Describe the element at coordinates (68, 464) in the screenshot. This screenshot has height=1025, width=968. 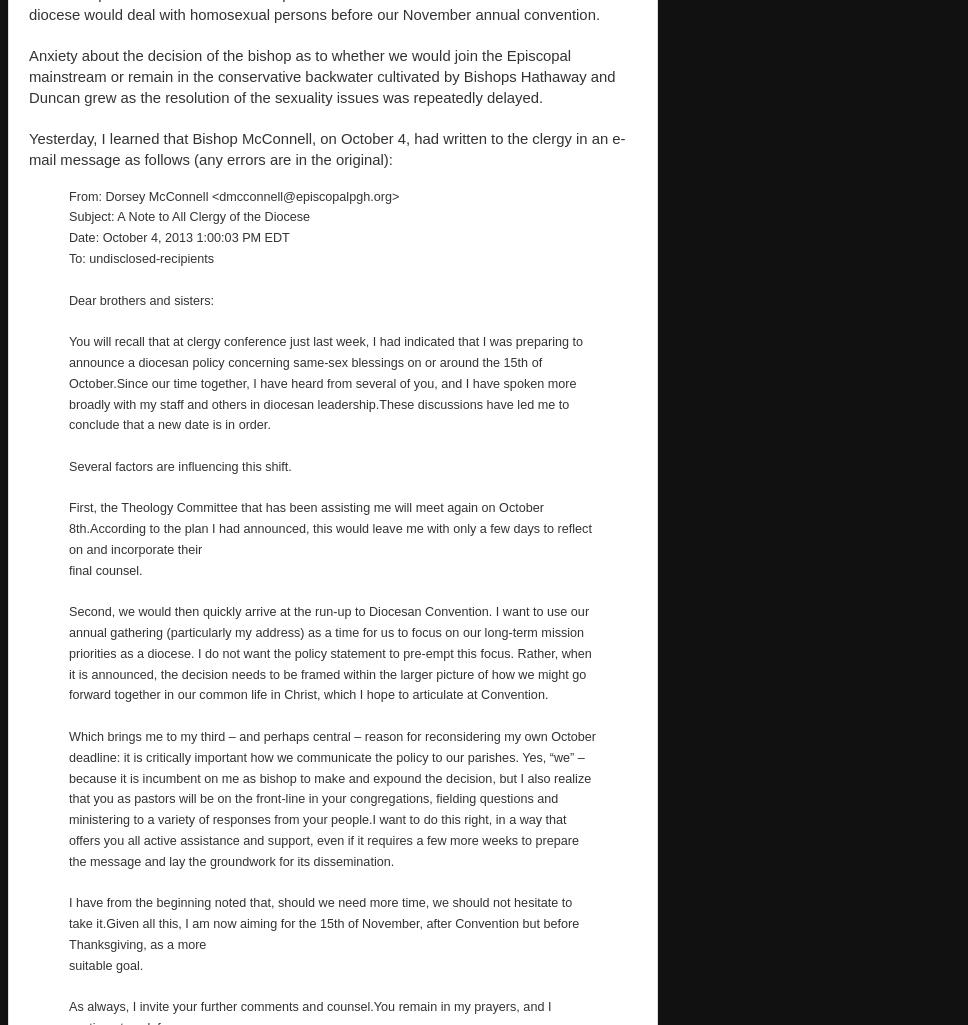
I see `'Several factors are influencing this shift.'` at that location.